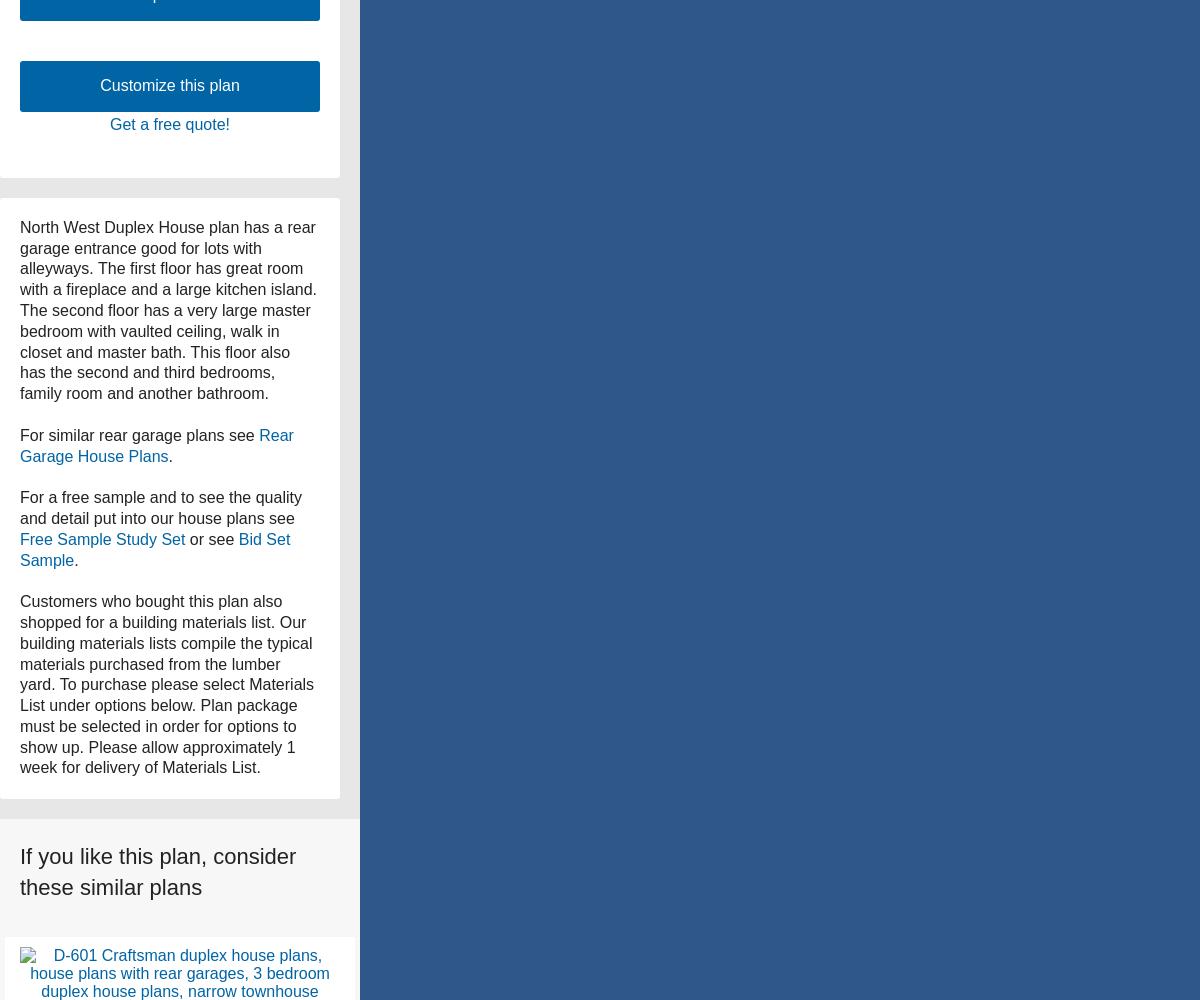 This screenshot has width=1200, height=1000. I want to click on 'Get a free quote!', so click(168, 123).